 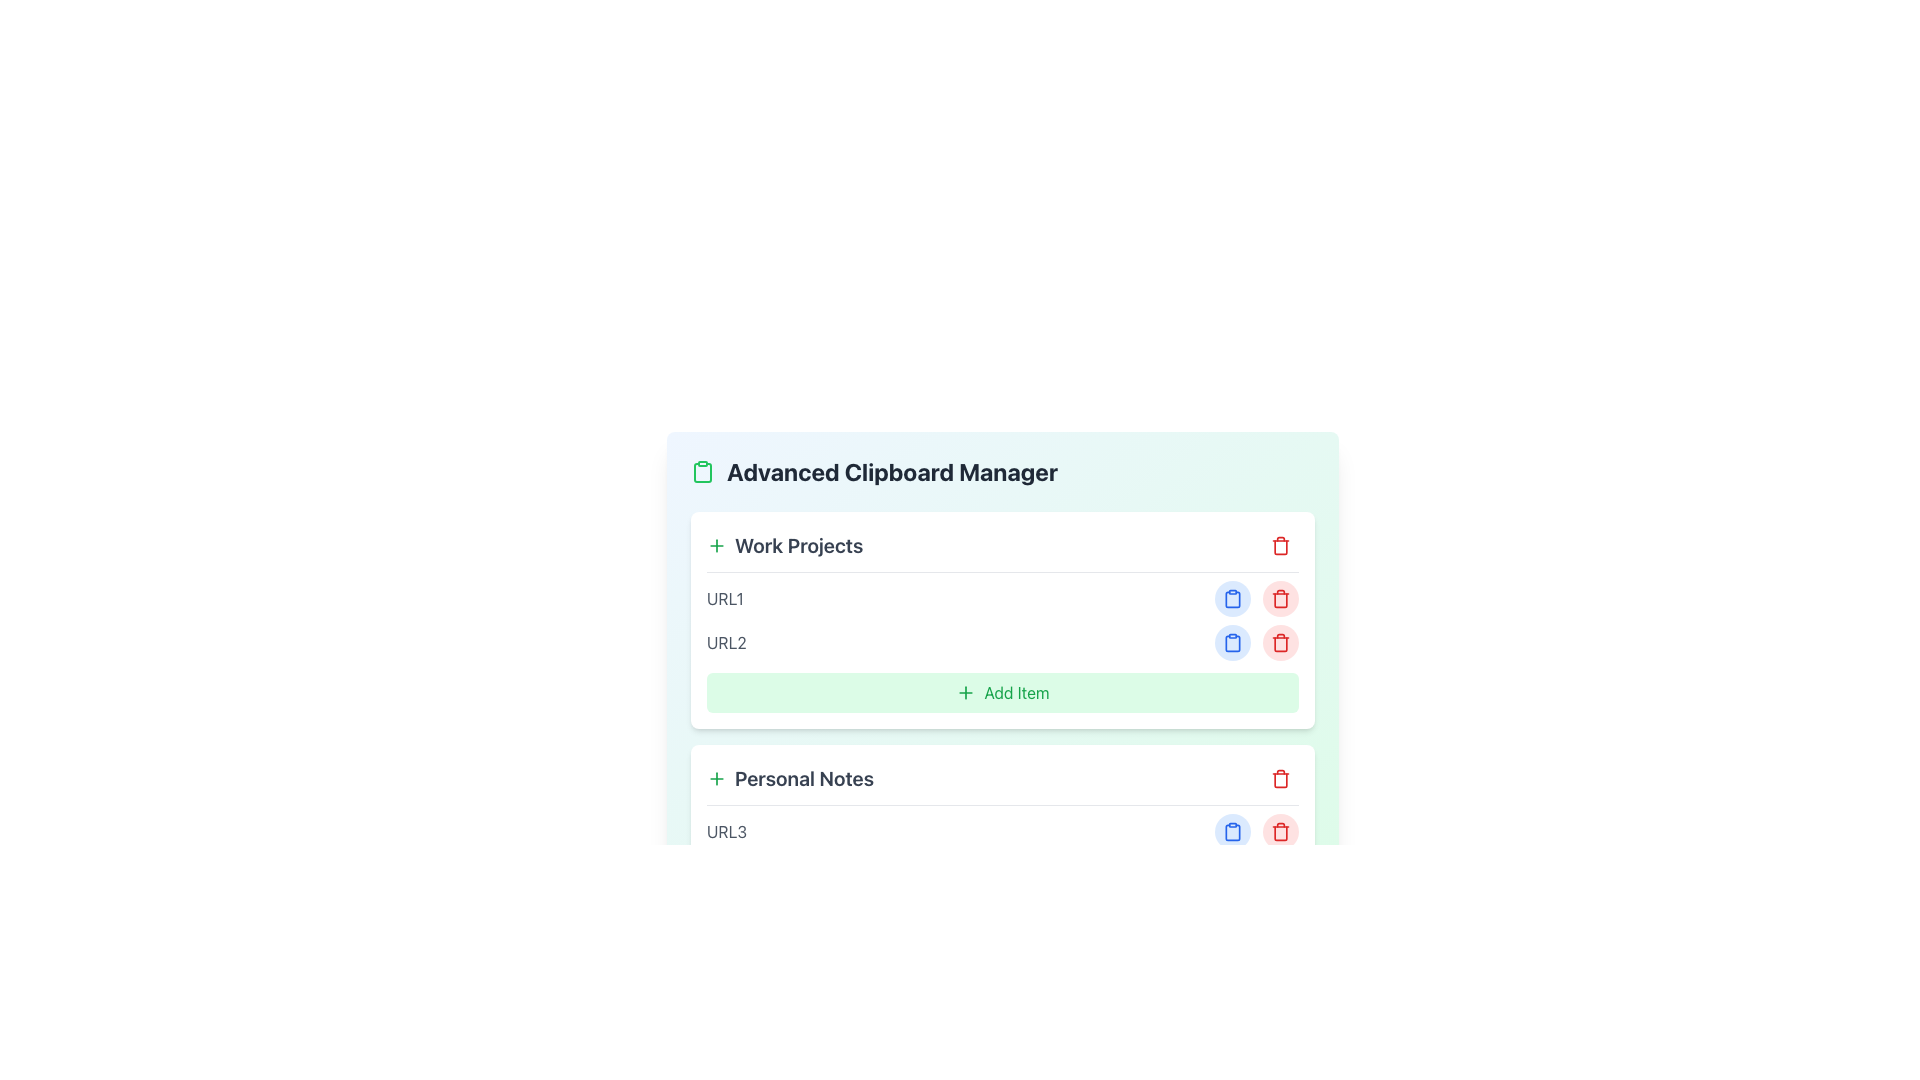 I want to click on the clipboard icon located within the button to the right of an item in the 'Work Projects' section, so click(x=1232, y=643).